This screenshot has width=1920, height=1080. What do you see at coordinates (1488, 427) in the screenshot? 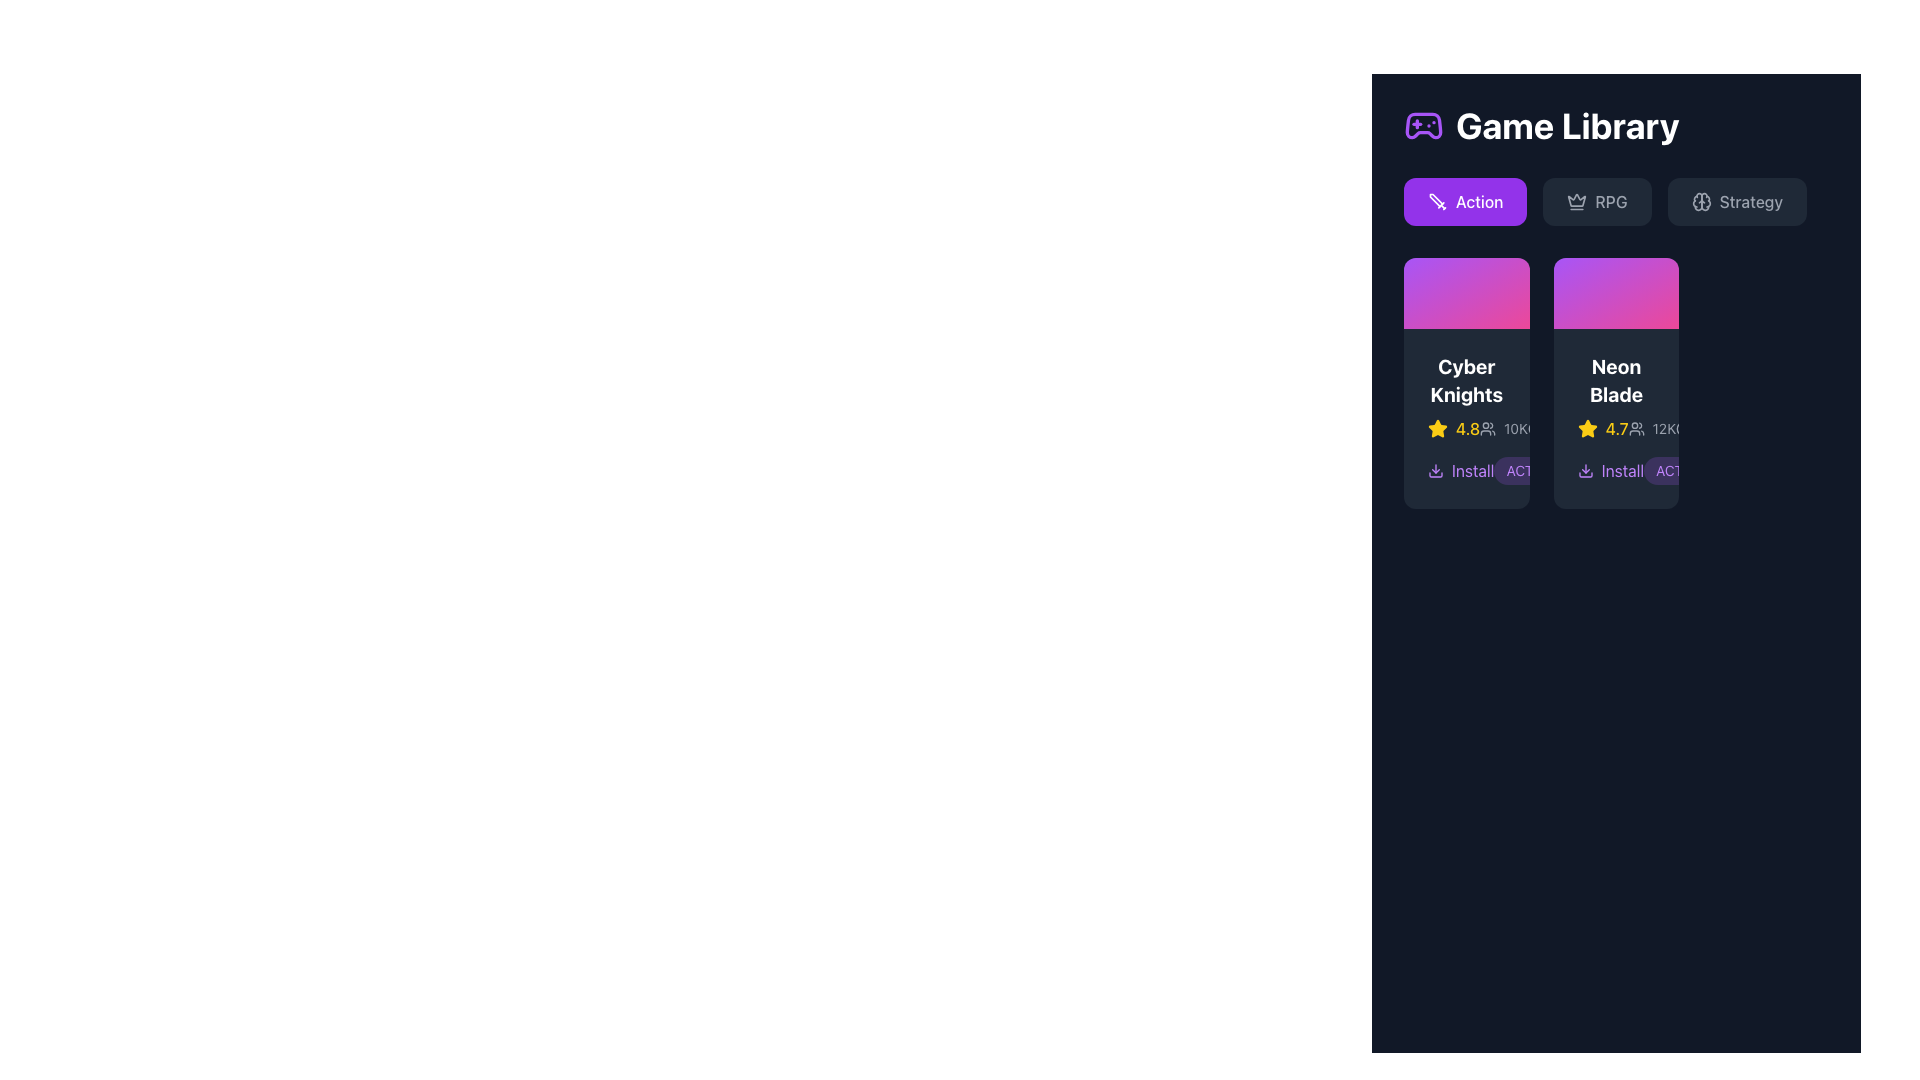
I see `the icon representing the number of users or participants` at bounding box center [1488, 427].